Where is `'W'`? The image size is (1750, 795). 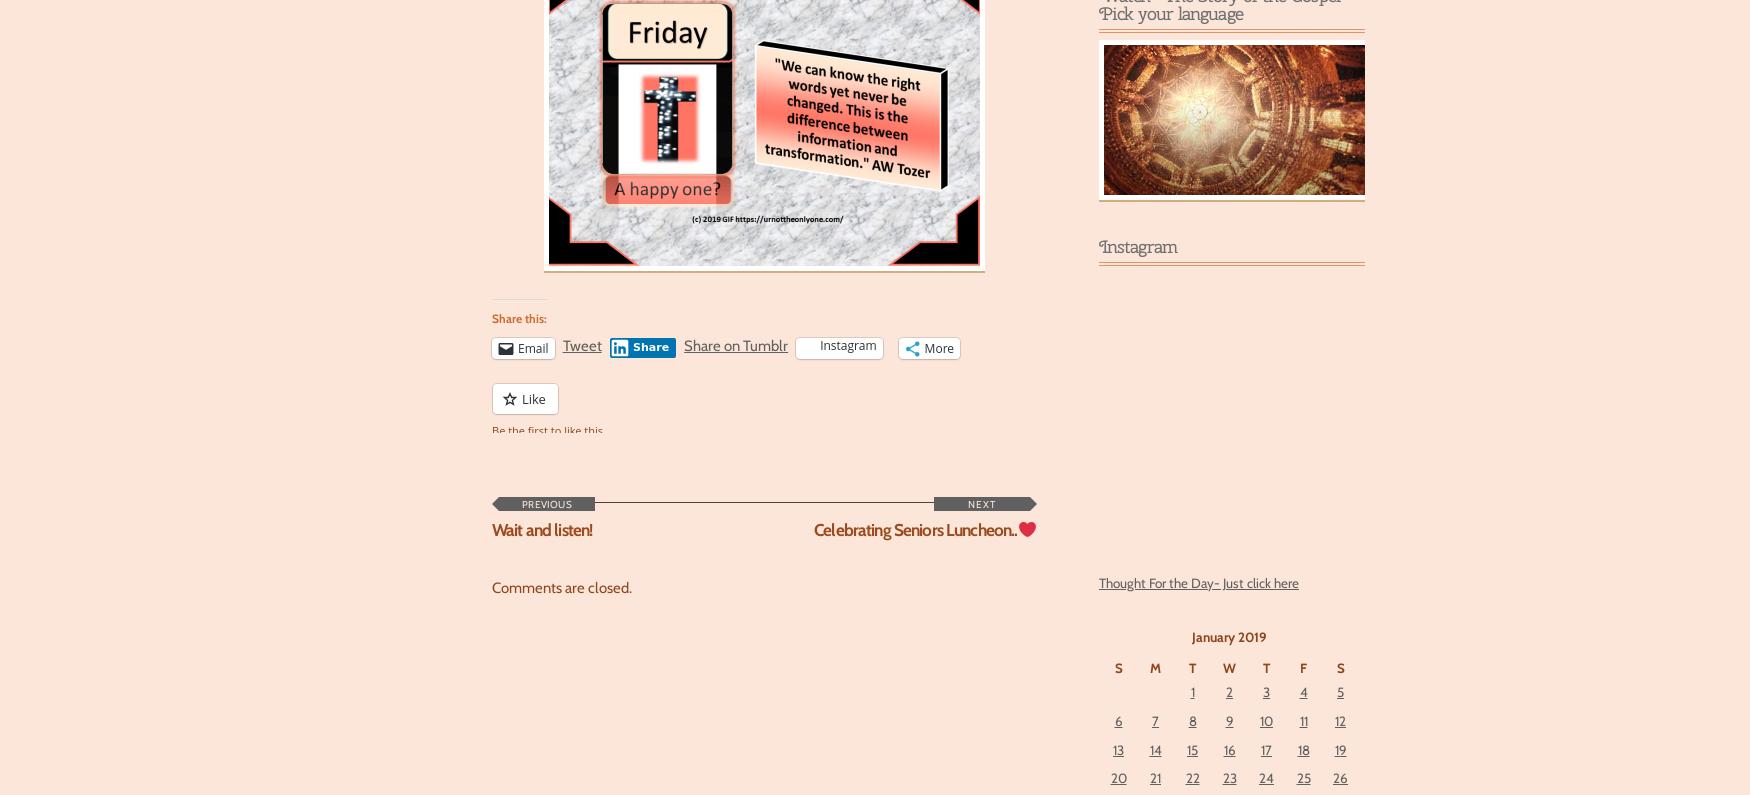
'W' is located at coordinates (1229, 666).